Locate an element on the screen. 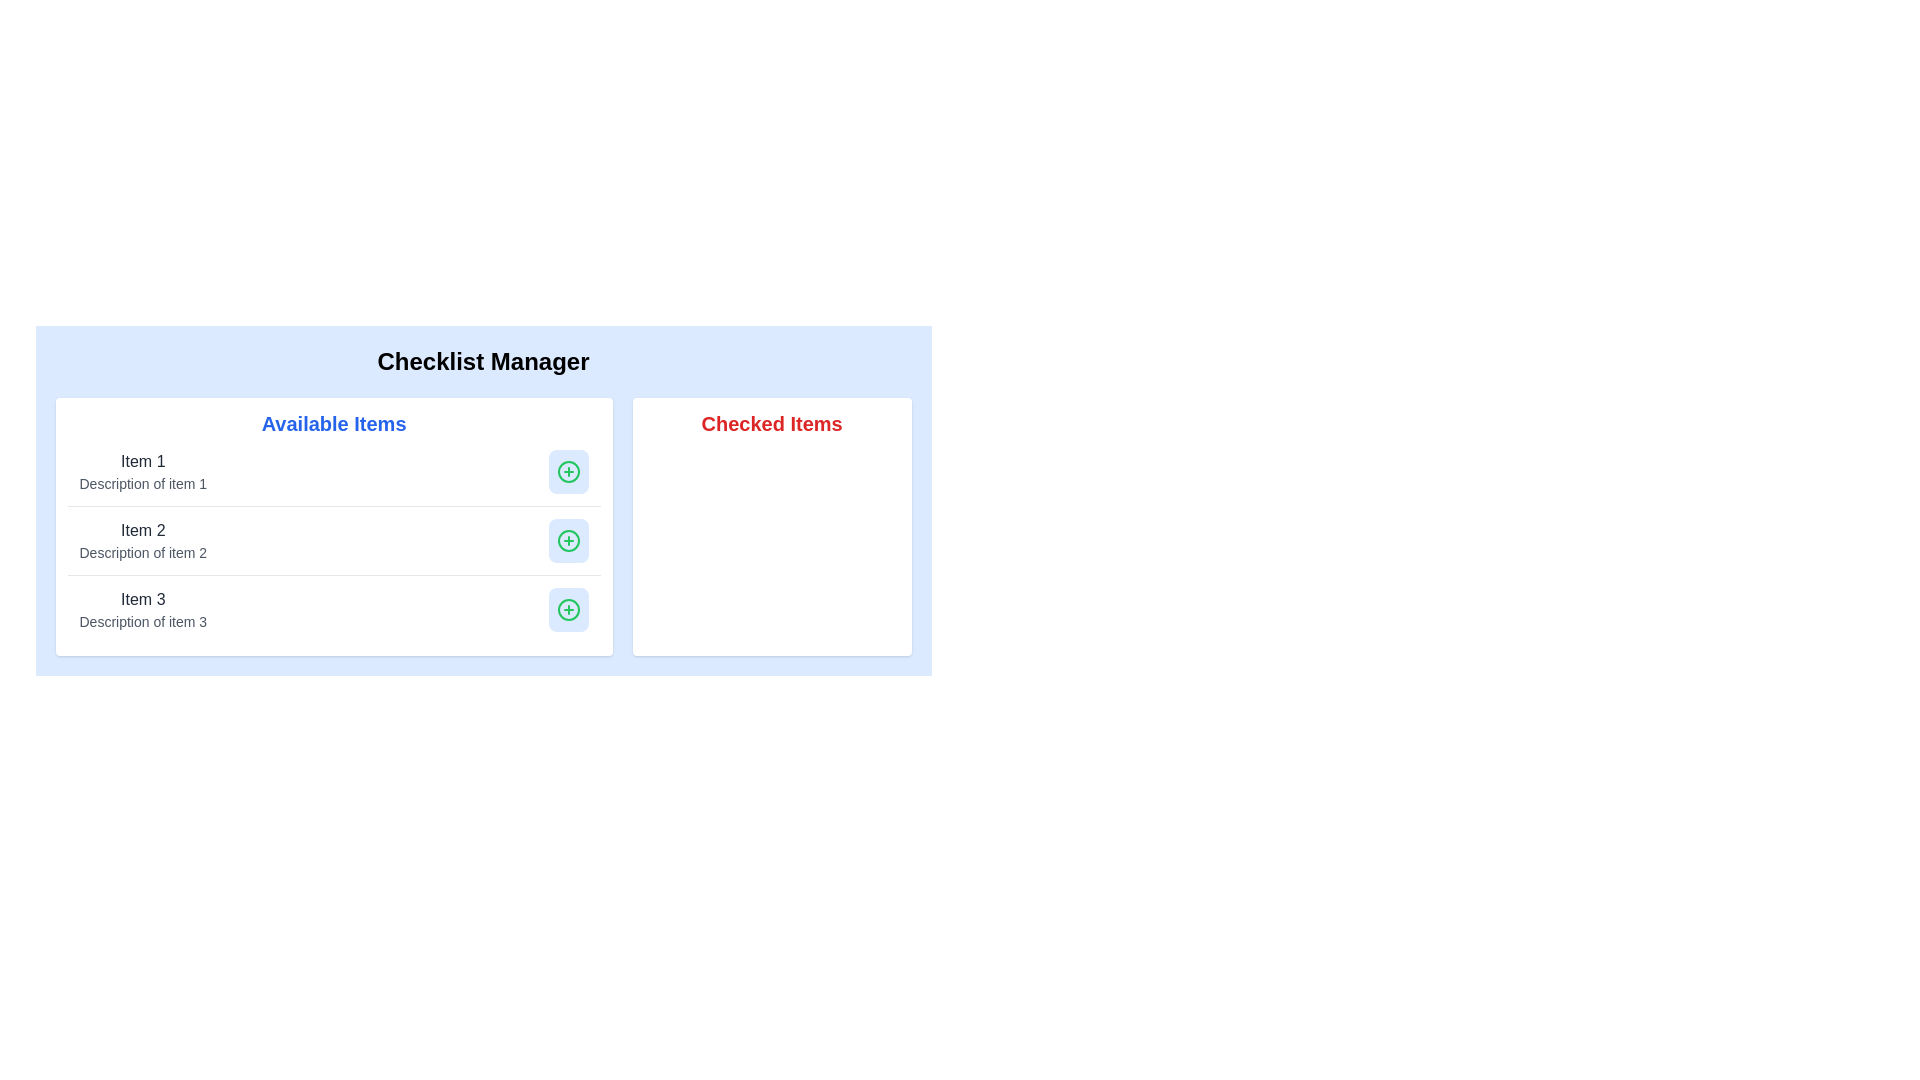  the Text label providing a detailed description of 'Item 3', which is centrally aligned below the 'Item 3' heading in the third section of the 'Available Items' group is located at coordinates (142, 620).